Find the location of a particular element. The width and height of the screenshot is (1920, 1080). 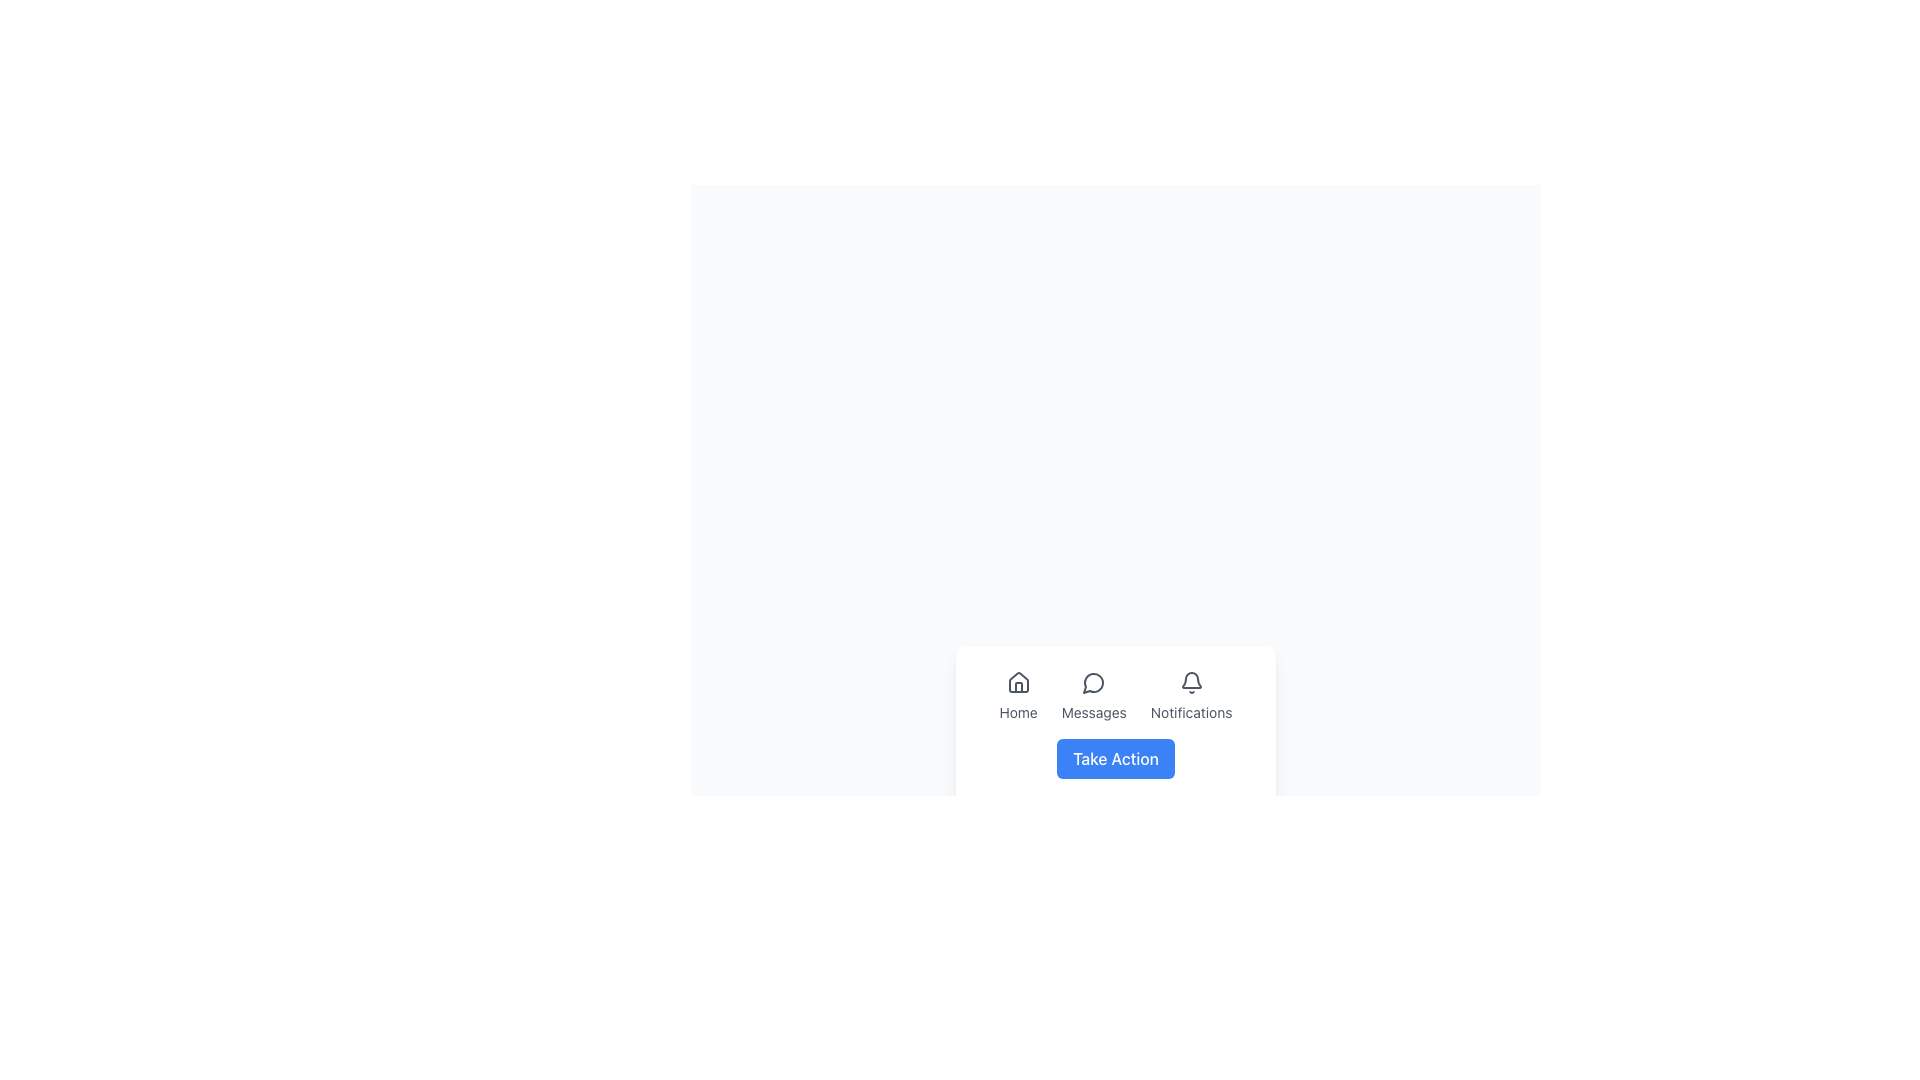

the circular speech bubble icon located above the 'Messages' label in the navigation bar is located at coordinates (1093, 681).